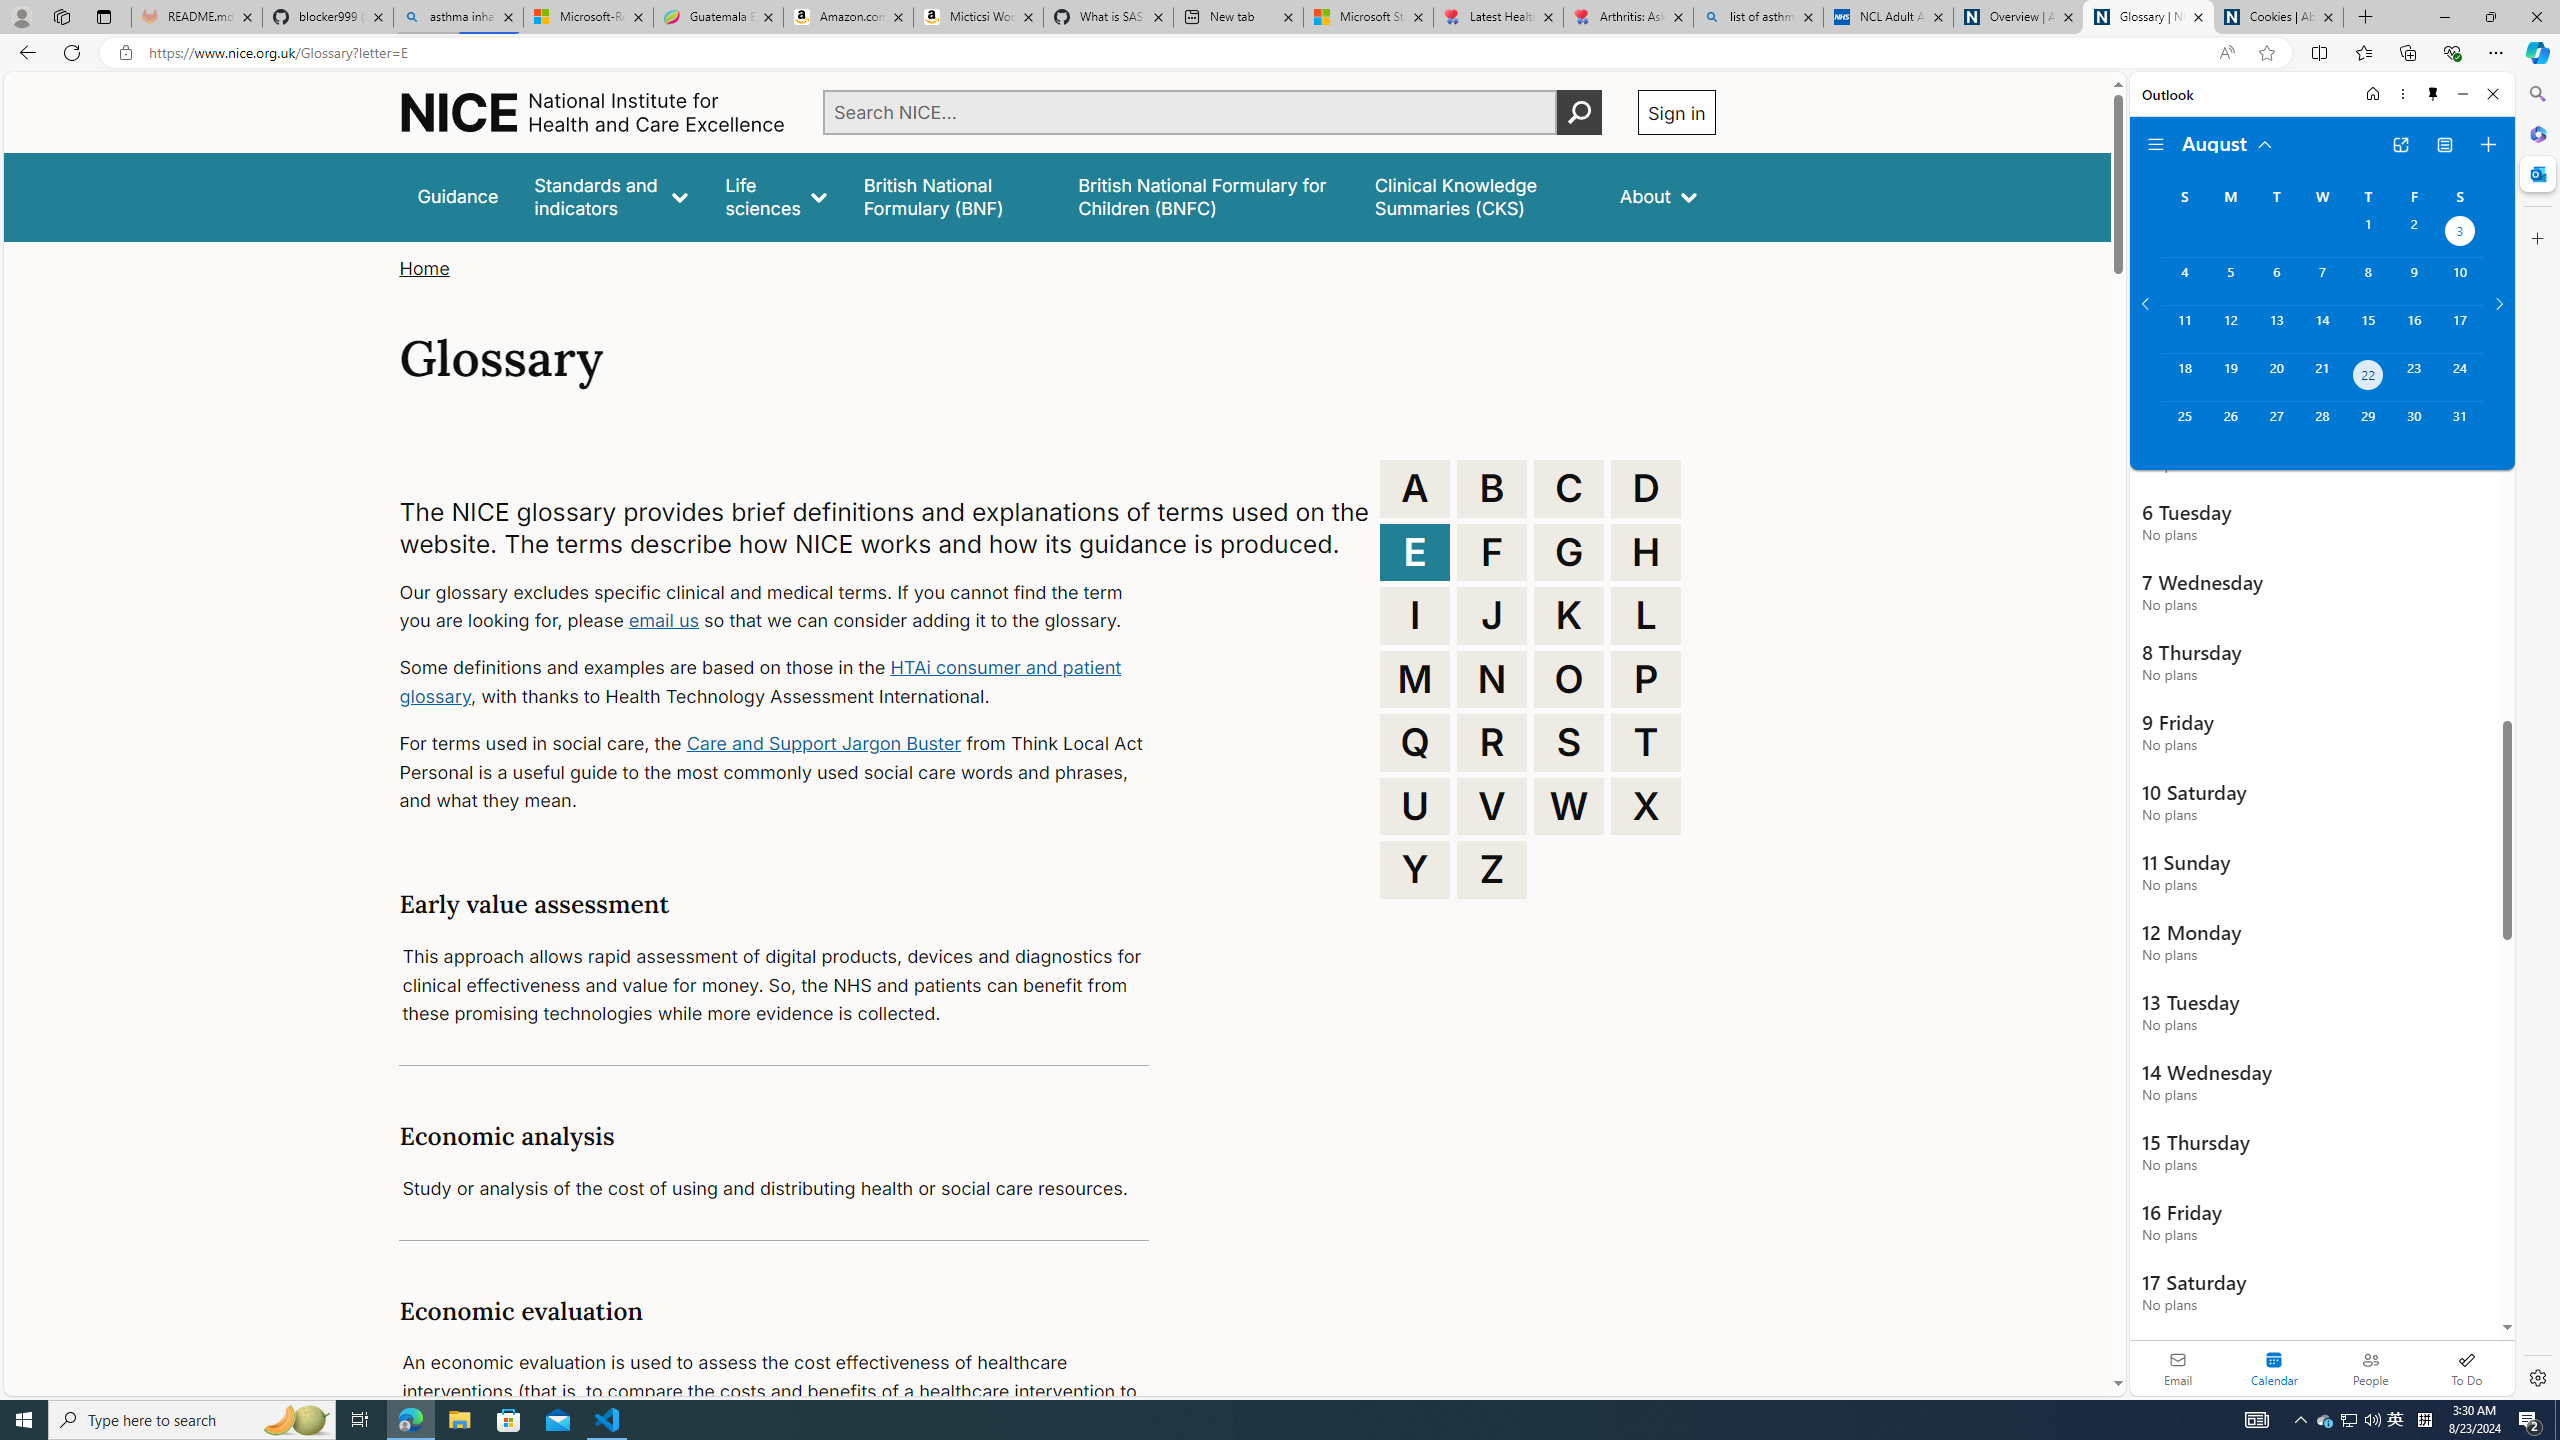  What do you see at coordinates (1656, 196) in the screenshot?
I see `'About'` at bounding box center [1656, 196].